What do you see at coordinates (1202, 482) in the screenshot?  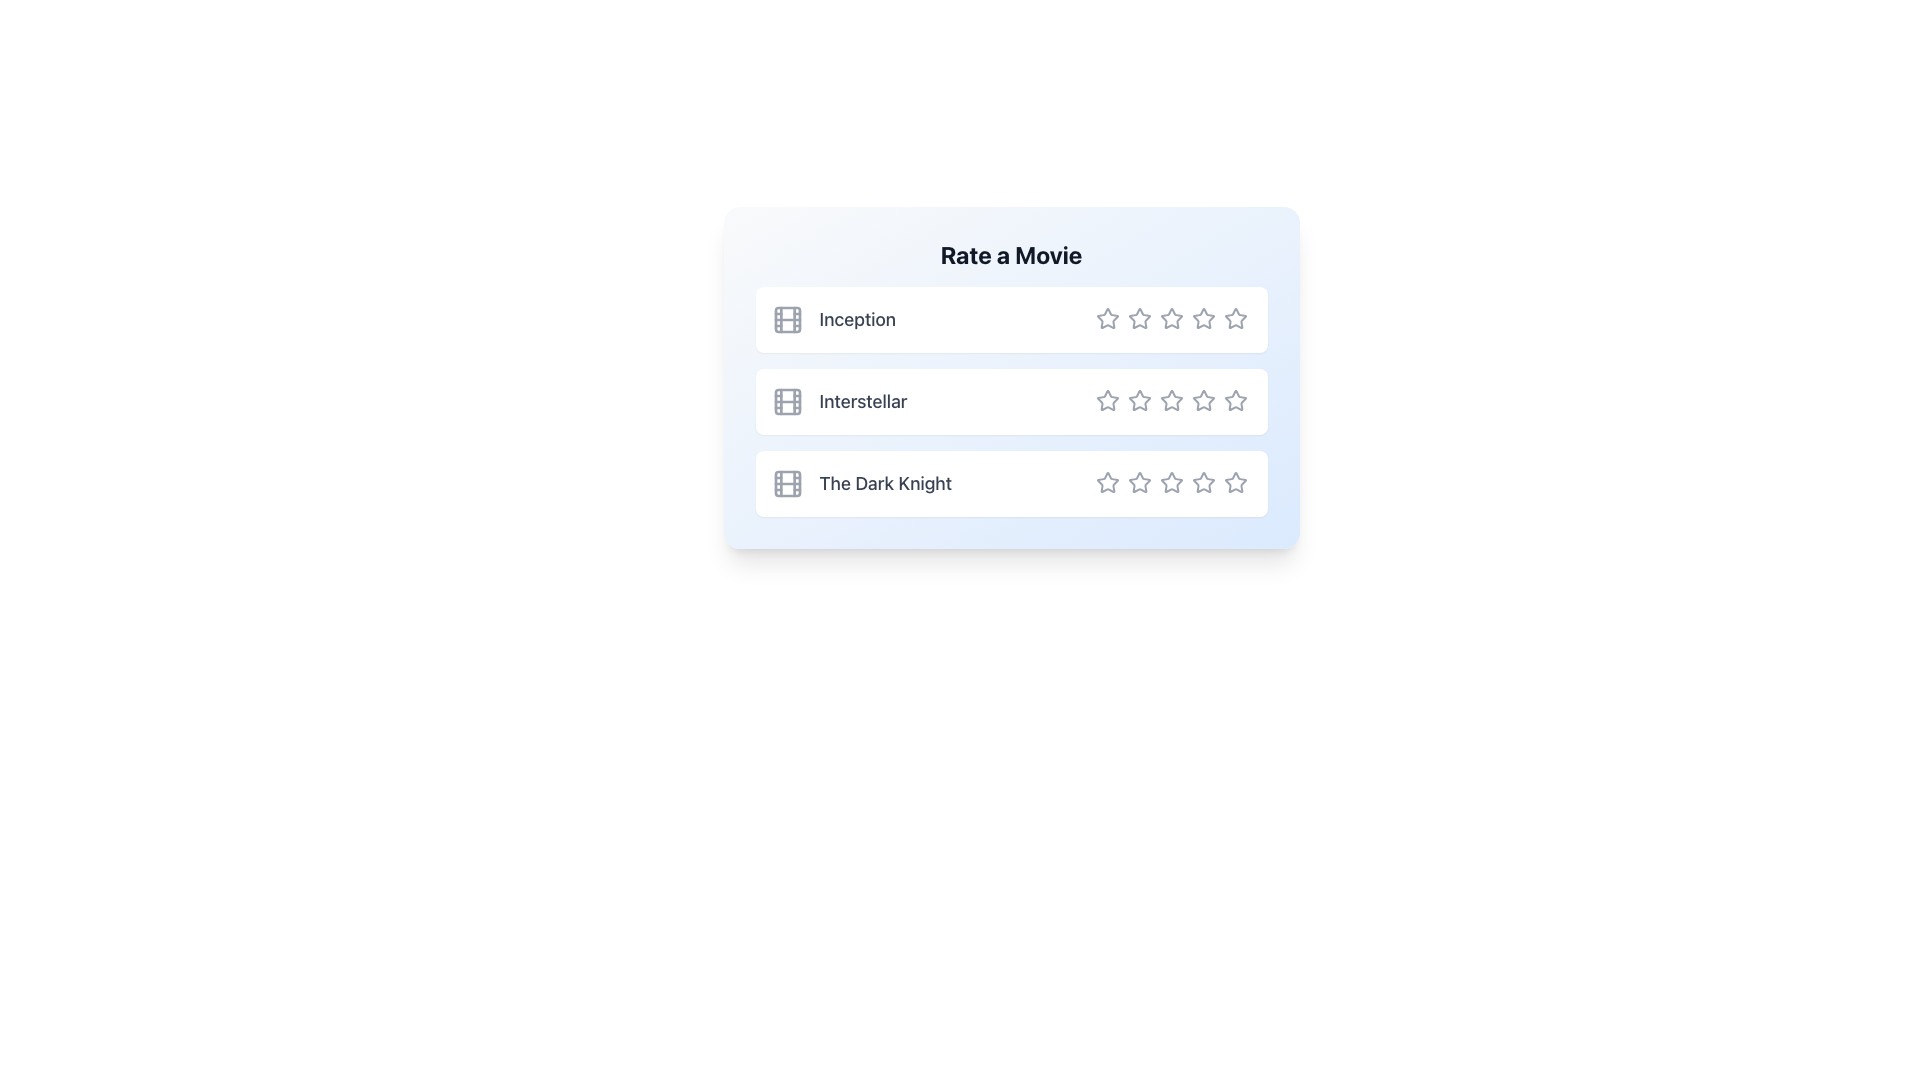 I see `the last interactive star icon in the fifth column of the rating system for 'The Dark Knight'` at bounding box center [1202, 482].